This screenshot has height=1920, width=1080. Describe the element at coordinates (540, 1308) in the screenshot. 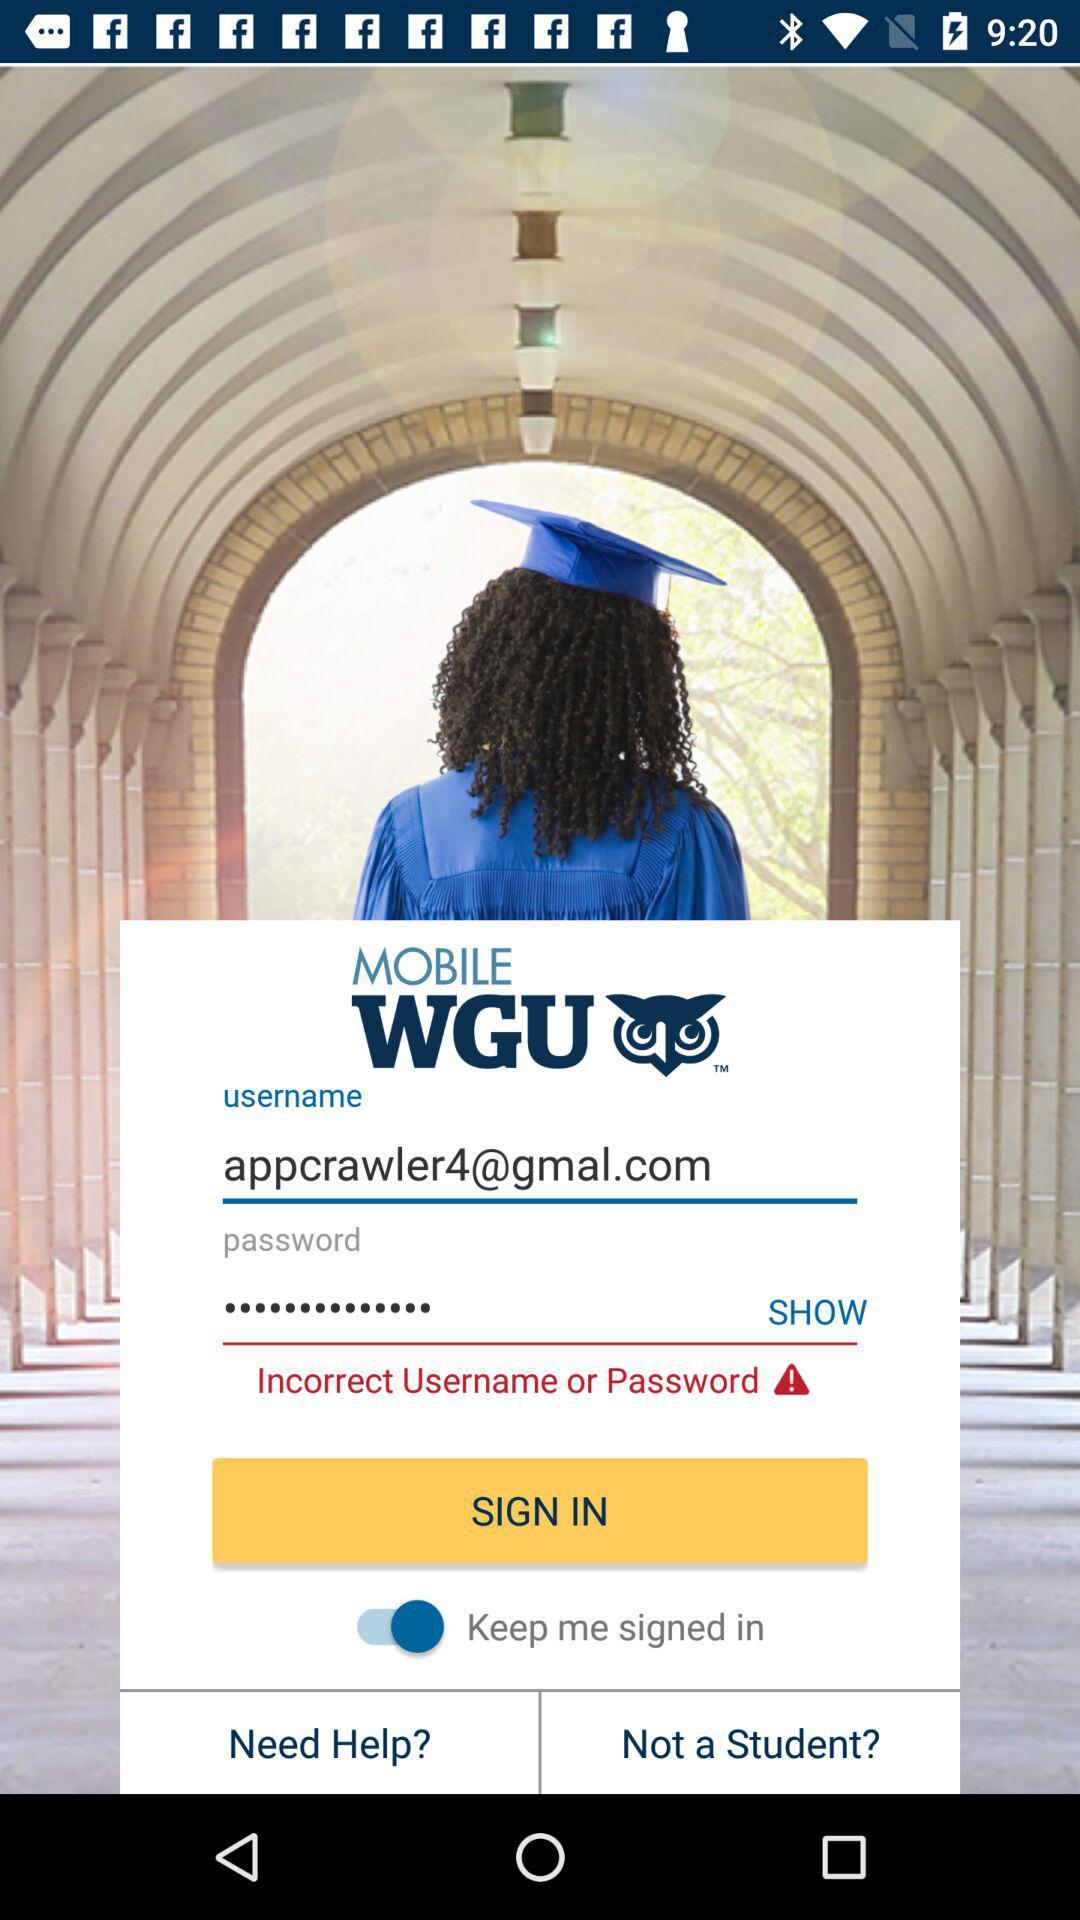

I see `the appcrawler3116 icon` at that location.